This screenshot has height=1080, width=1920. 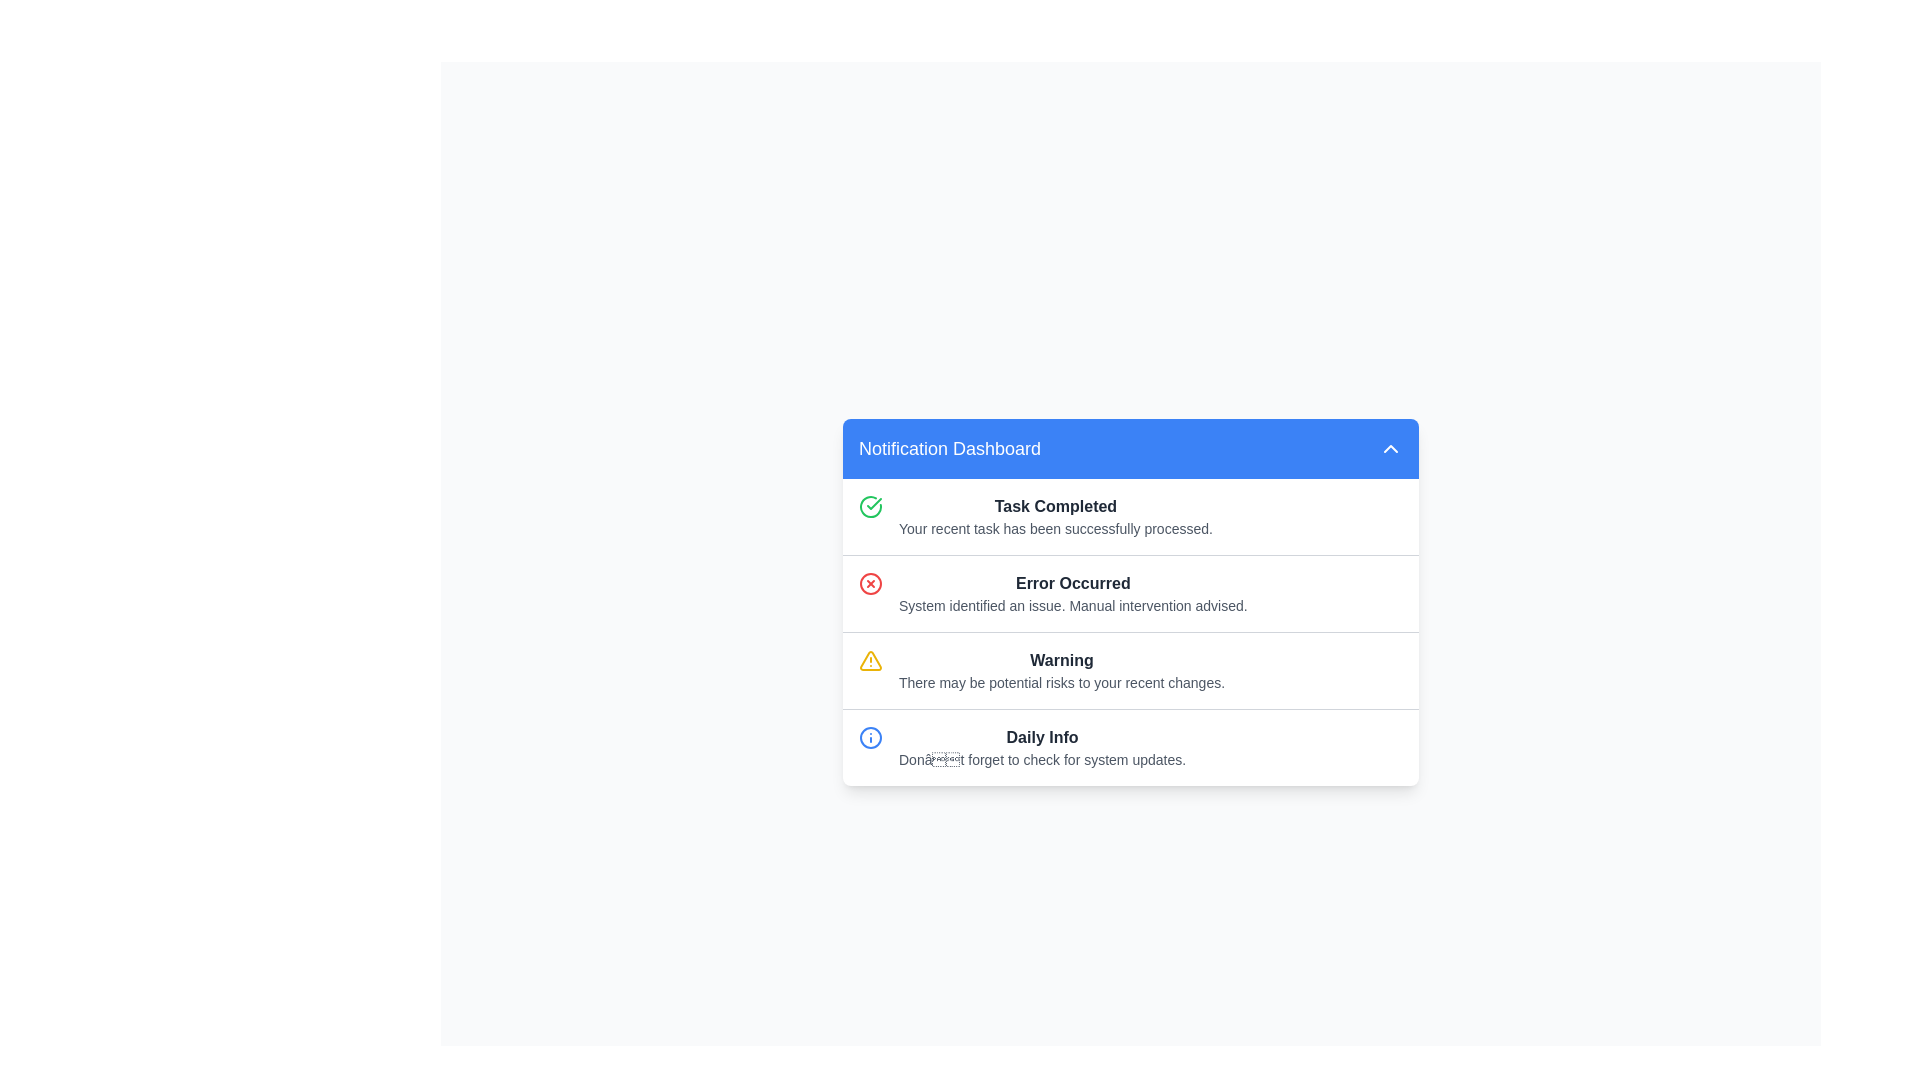 What do you see at coordinates (1390, 446) in the screenshot?
I see `the upward-pointing chevron icon button located at the top right corner of the 'Notification Dashboard' header` at bounding box center [1390, 446].